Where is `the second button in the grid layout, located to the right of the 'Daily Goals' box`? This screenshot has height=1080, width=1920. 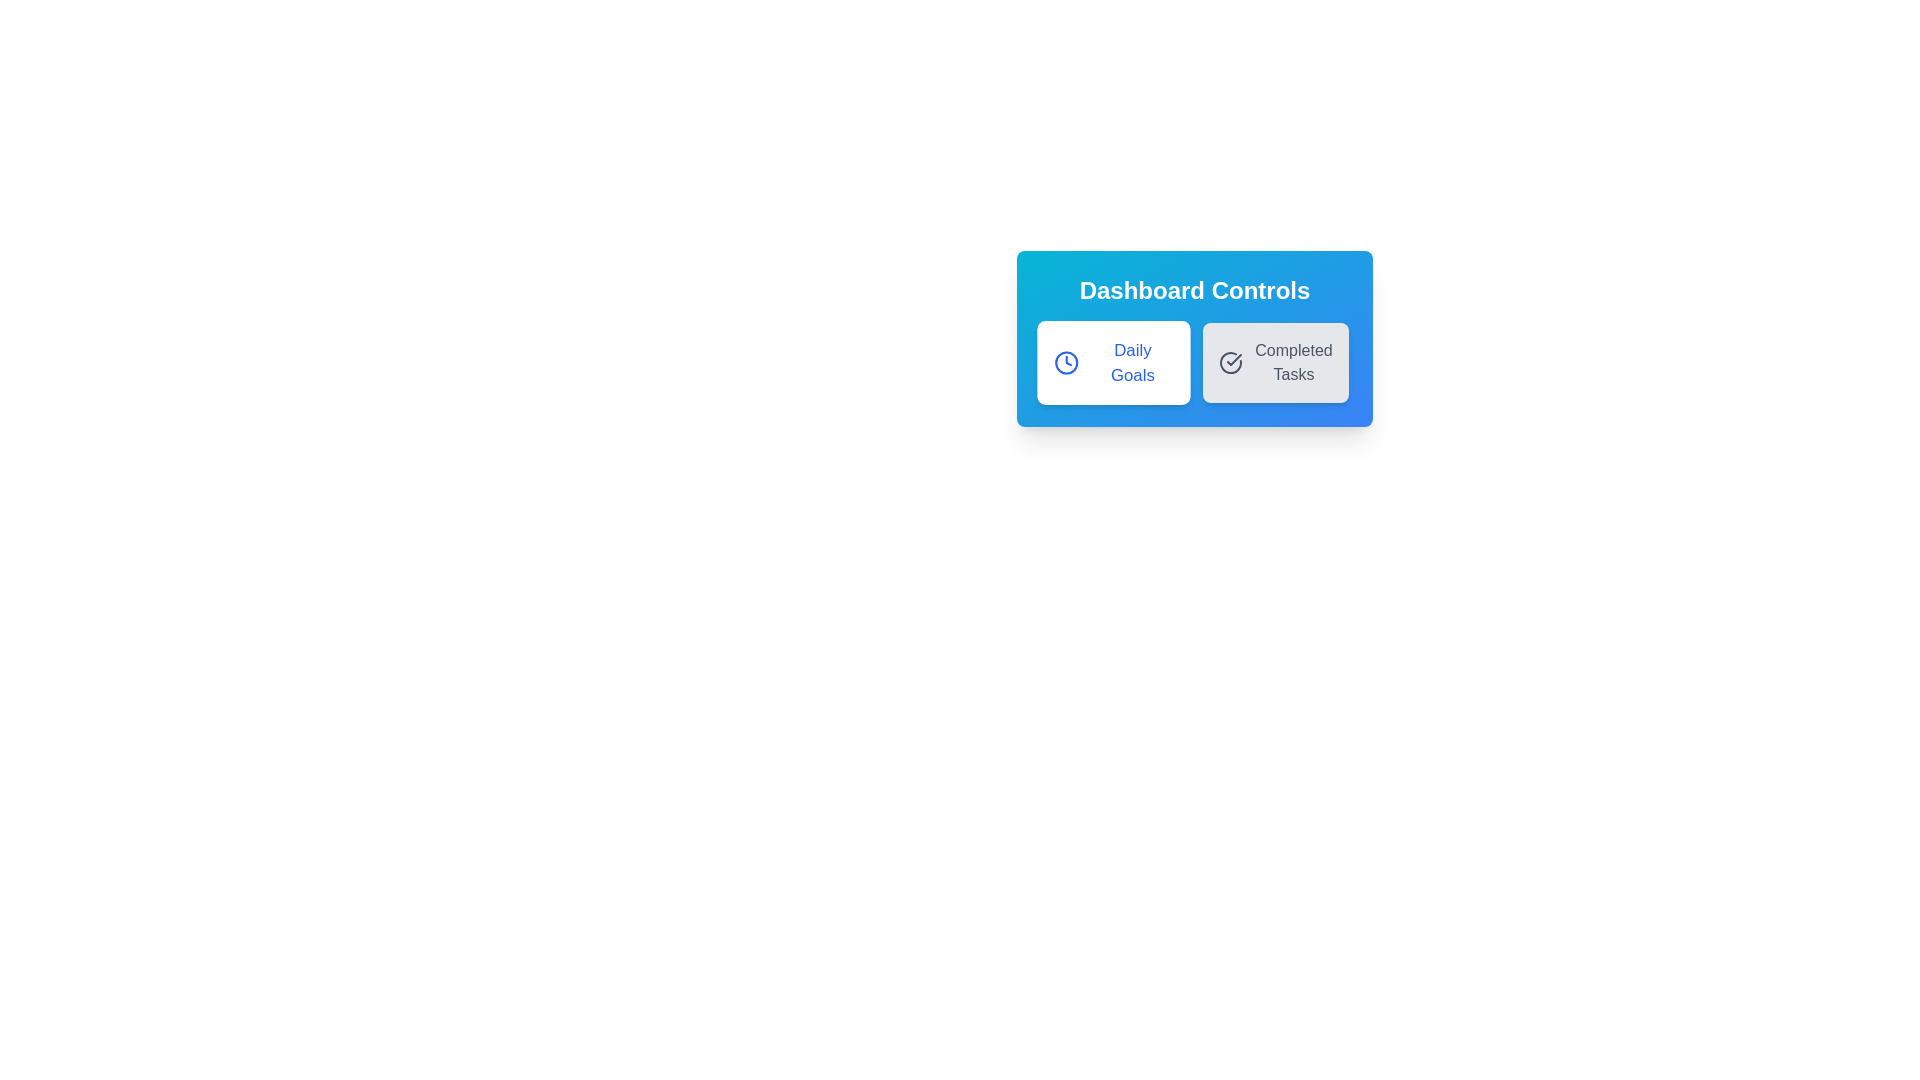 the second button in the grid layout, located to the right of the 'Daily Goals' box is located at coordinates (1275, 362).